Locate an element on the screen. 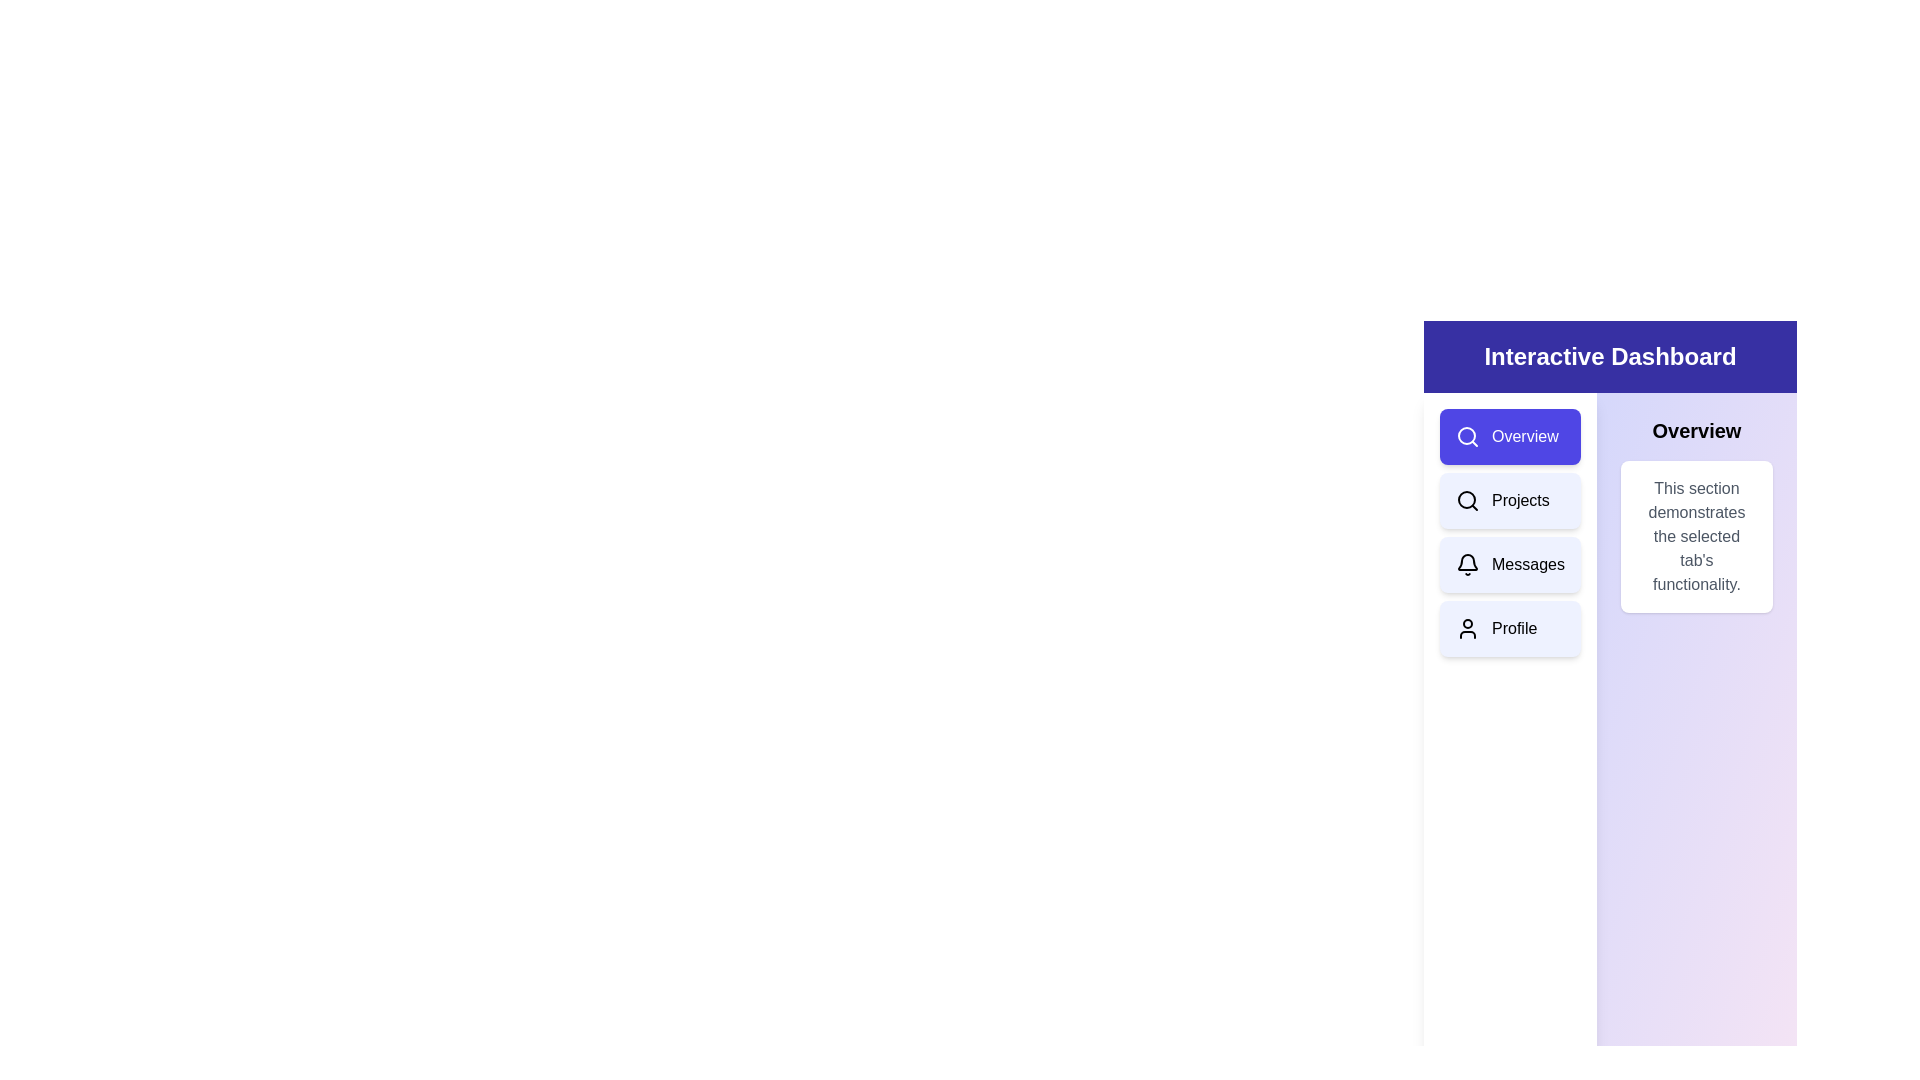 Image resolution: width=1920 pixels, height=1080 pixels. the Static text banner displaying 'Interactive Dashboard' with a vibrant indigo background located at the top of the sidebar layout is located at coordinates (1610, 356).